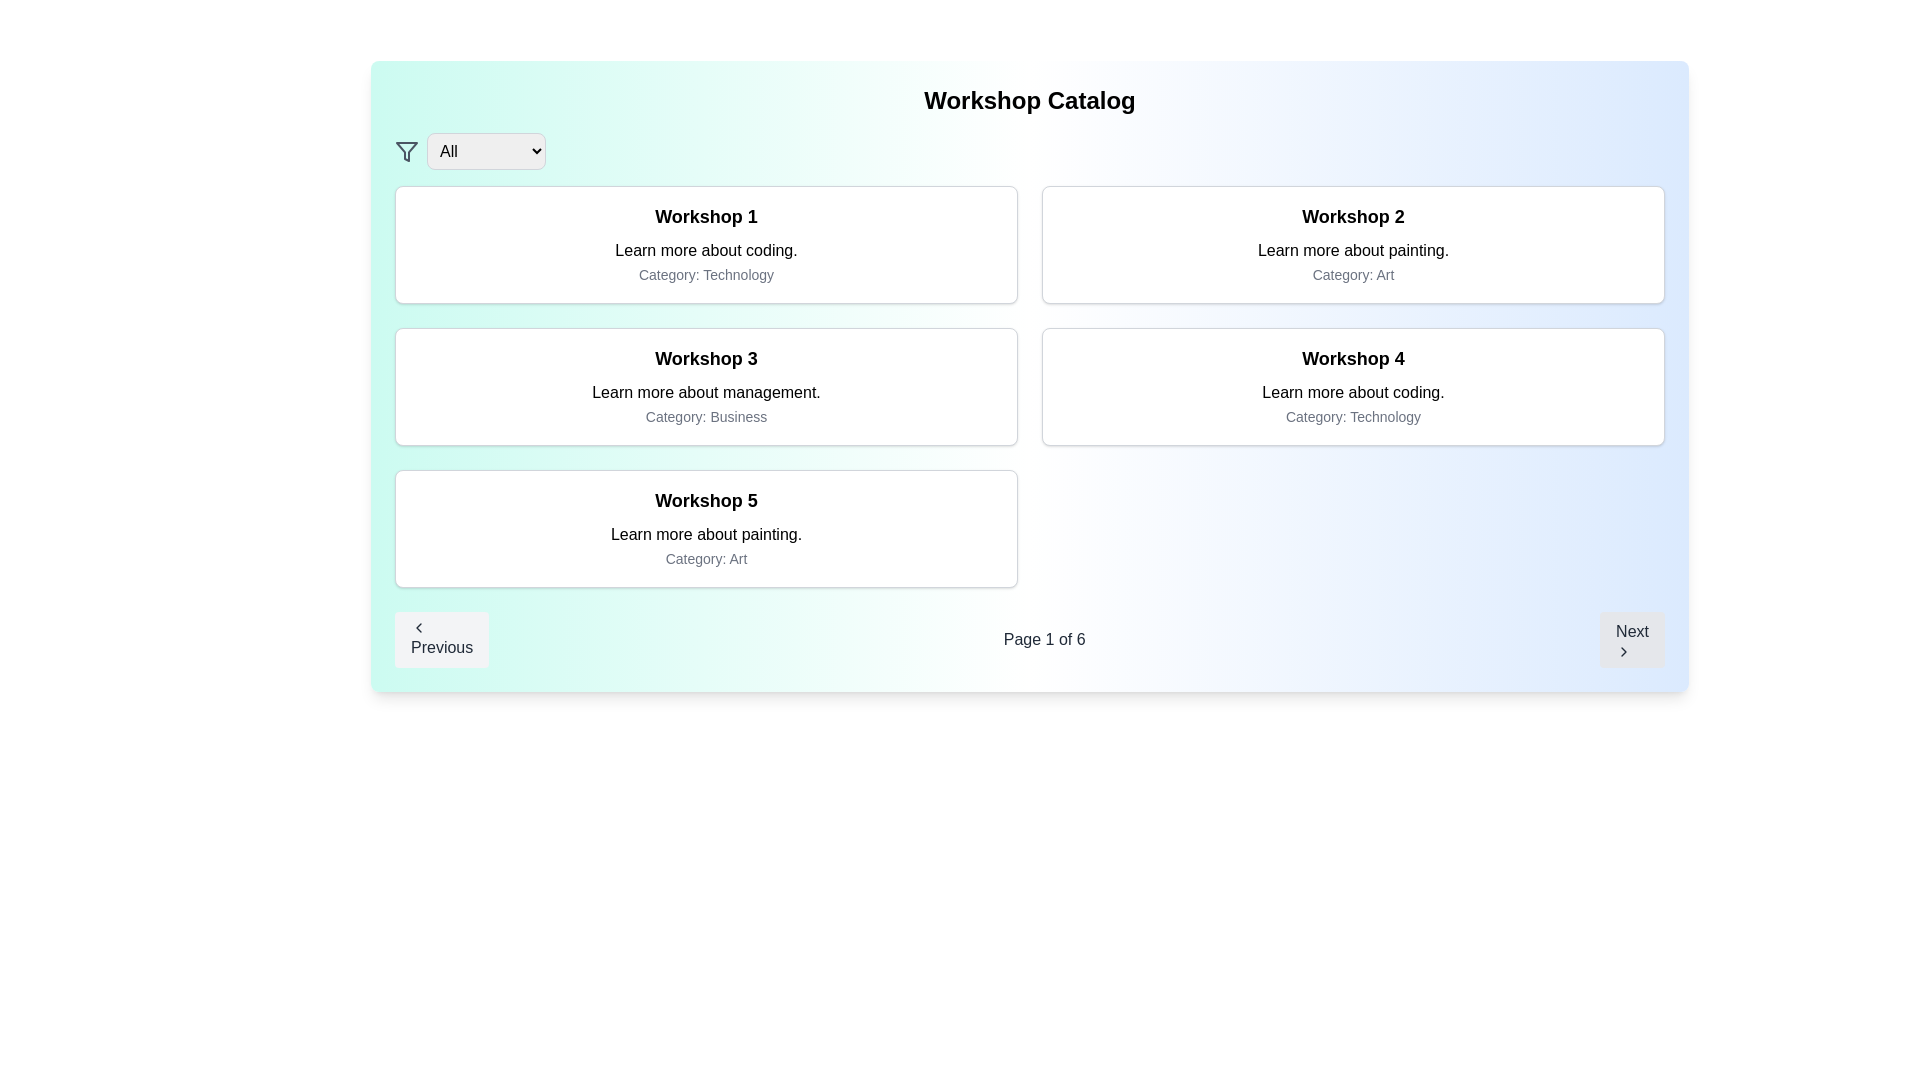  What do you see at coordinates (406, 149) in the screenshot?
I see `the filtering icon located near the top-left corner of the interface, adjacent to the 'All' dropdown, which indicates or activates filtering functionality` at bounding box center [406, 149].